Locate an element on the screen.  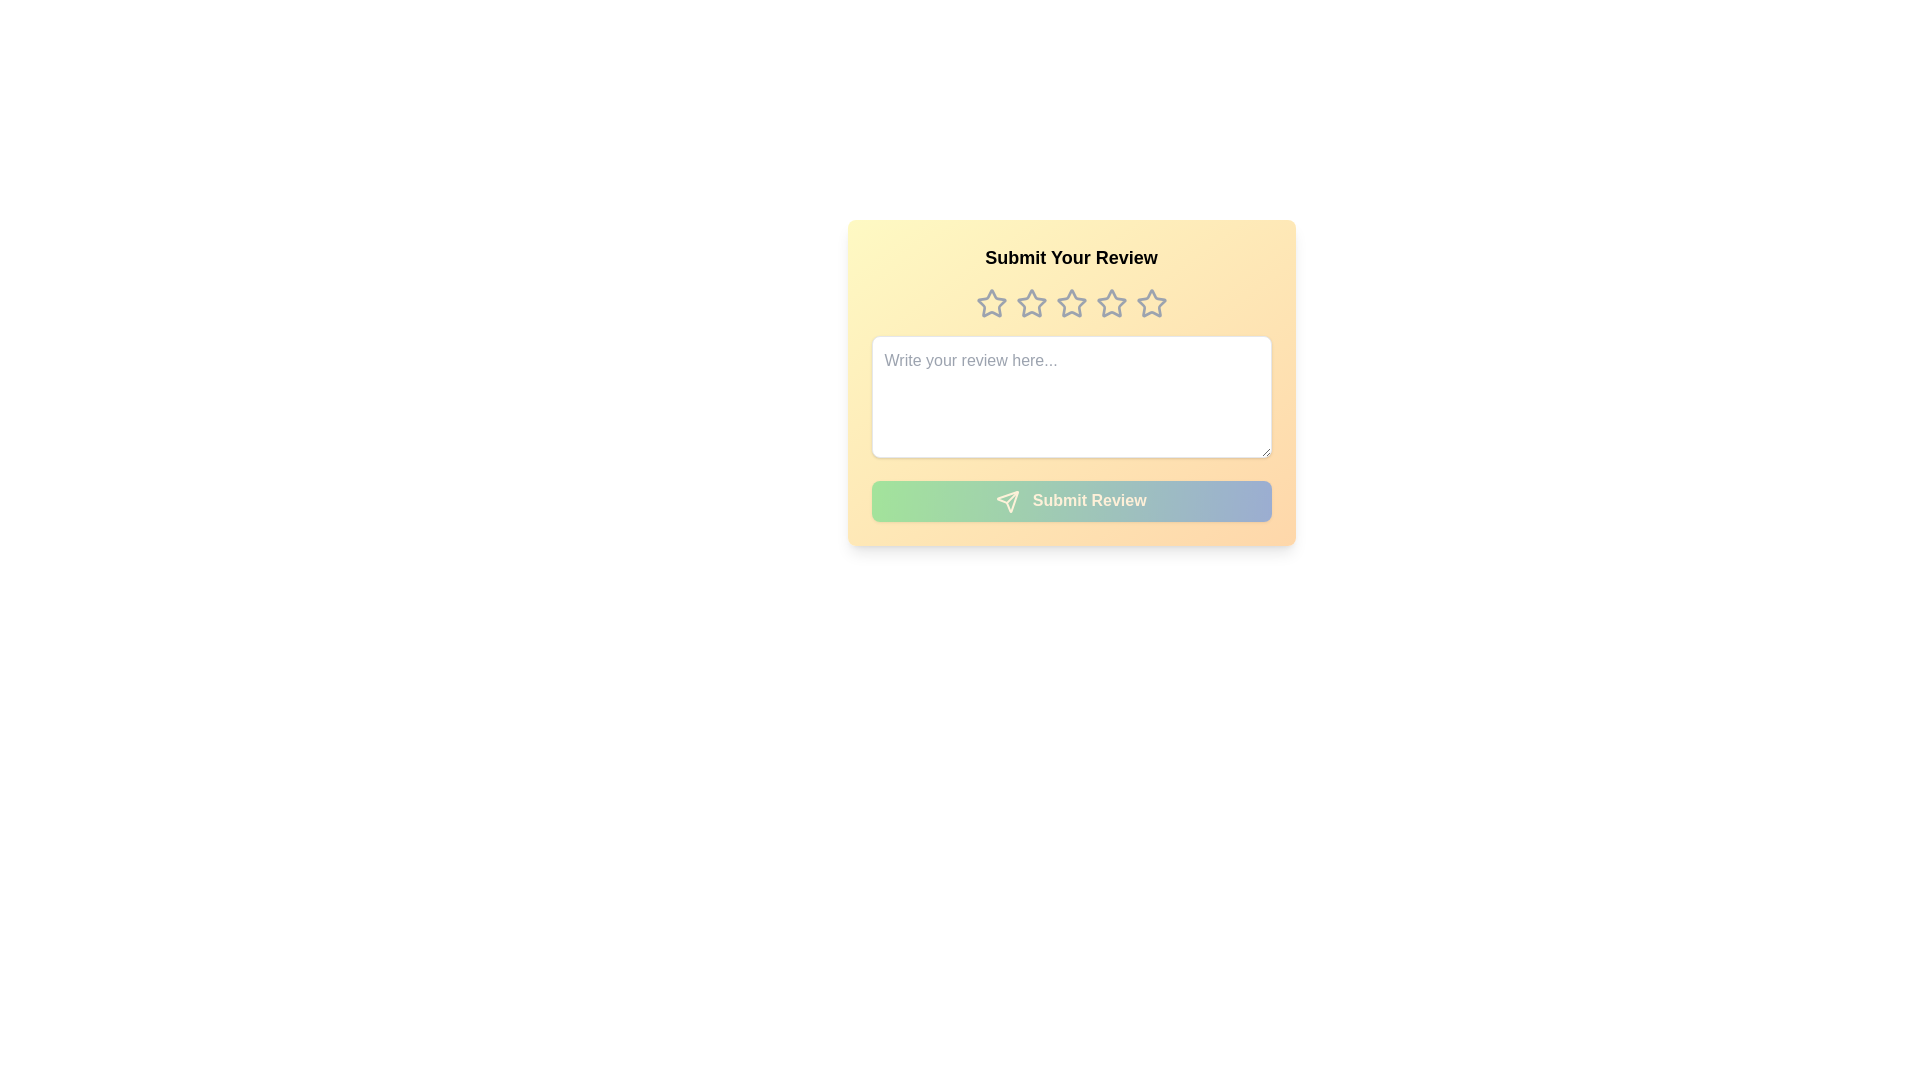
the fifth star is located at coordinates (1151, 303).